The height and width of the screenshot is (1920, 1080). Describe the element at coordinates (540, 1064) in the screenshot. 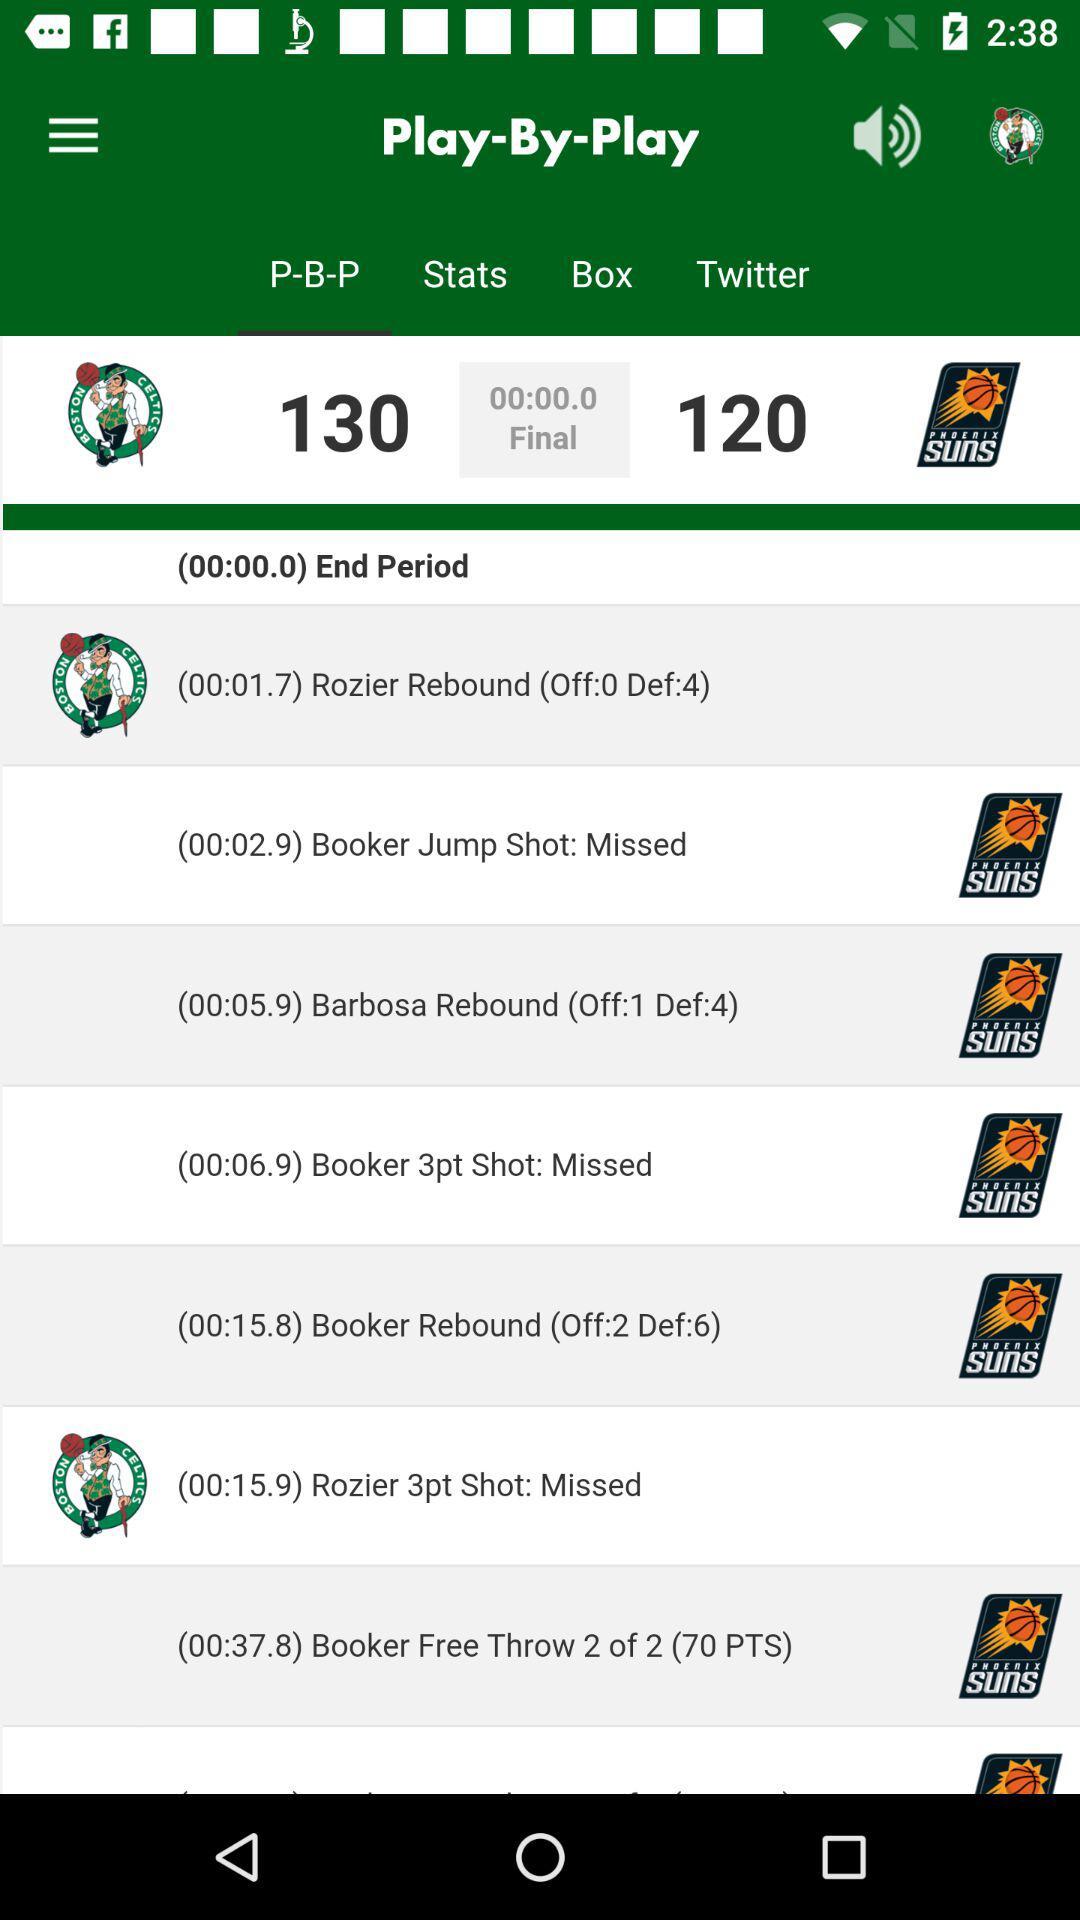

I see `the advertisement` at that location.